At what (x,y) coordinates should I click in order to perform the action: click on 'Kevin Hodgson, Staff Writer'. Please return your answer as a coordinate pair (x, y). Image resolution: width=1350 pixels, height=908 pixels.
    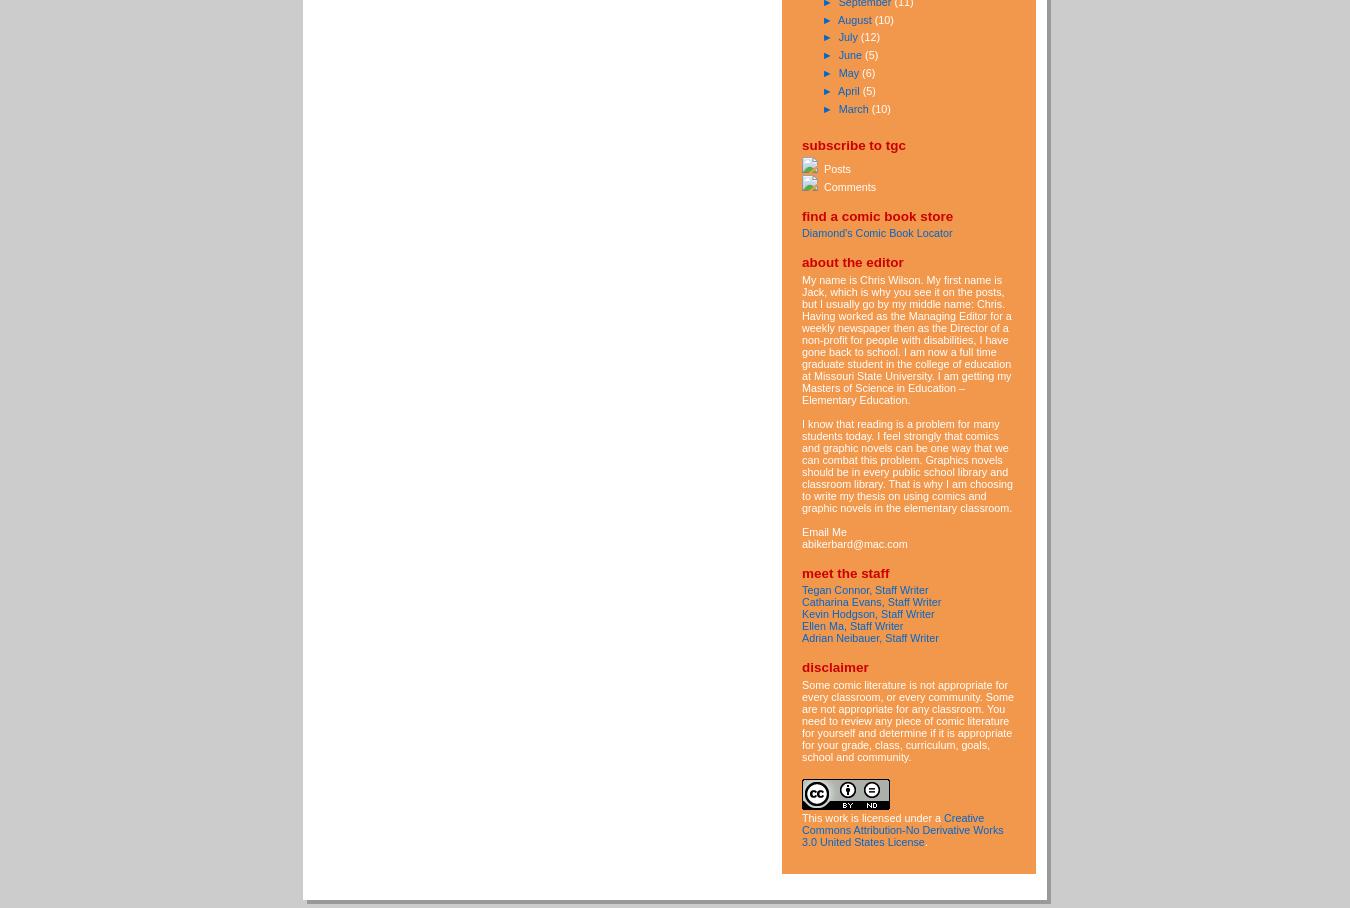
    Looking at the image, I should click on (868, 612).